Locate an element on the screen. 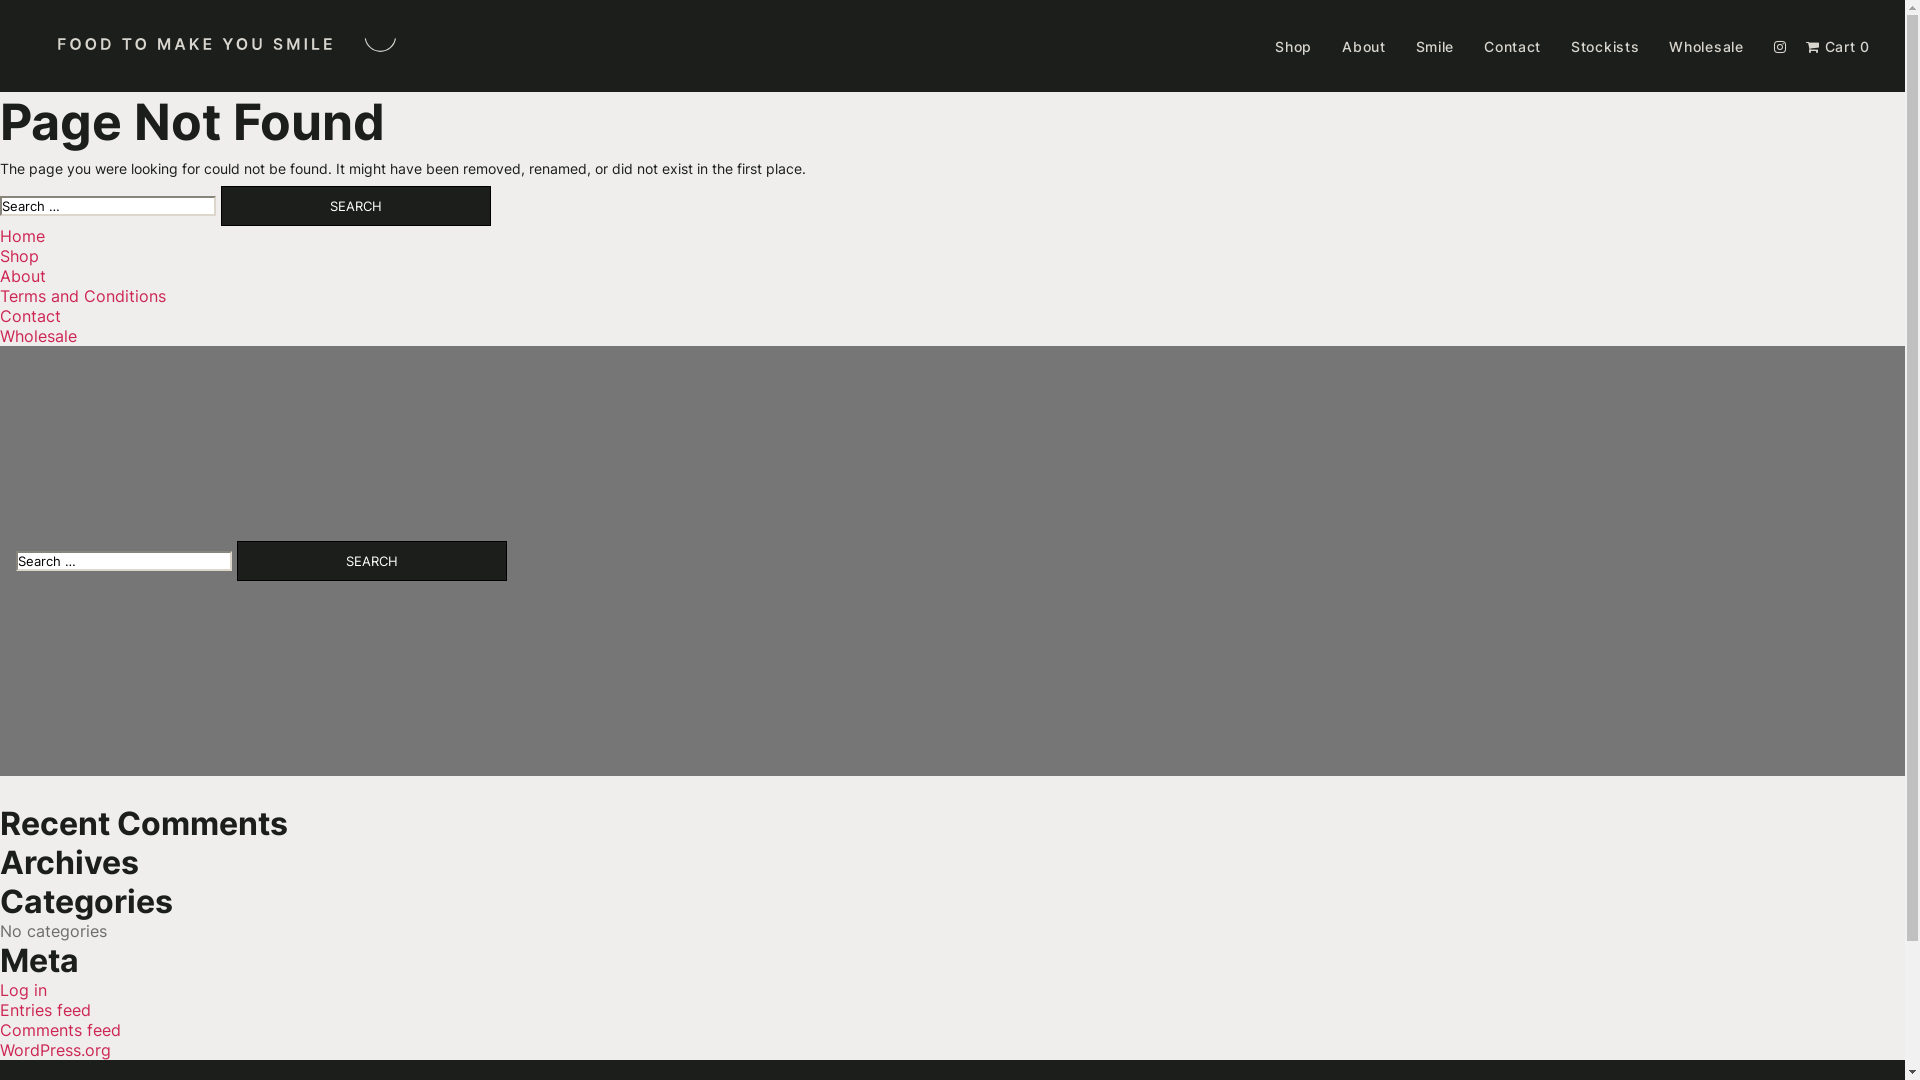 The image size is (1920, 1080). 'Contact' is located at coordinates (30, 315).